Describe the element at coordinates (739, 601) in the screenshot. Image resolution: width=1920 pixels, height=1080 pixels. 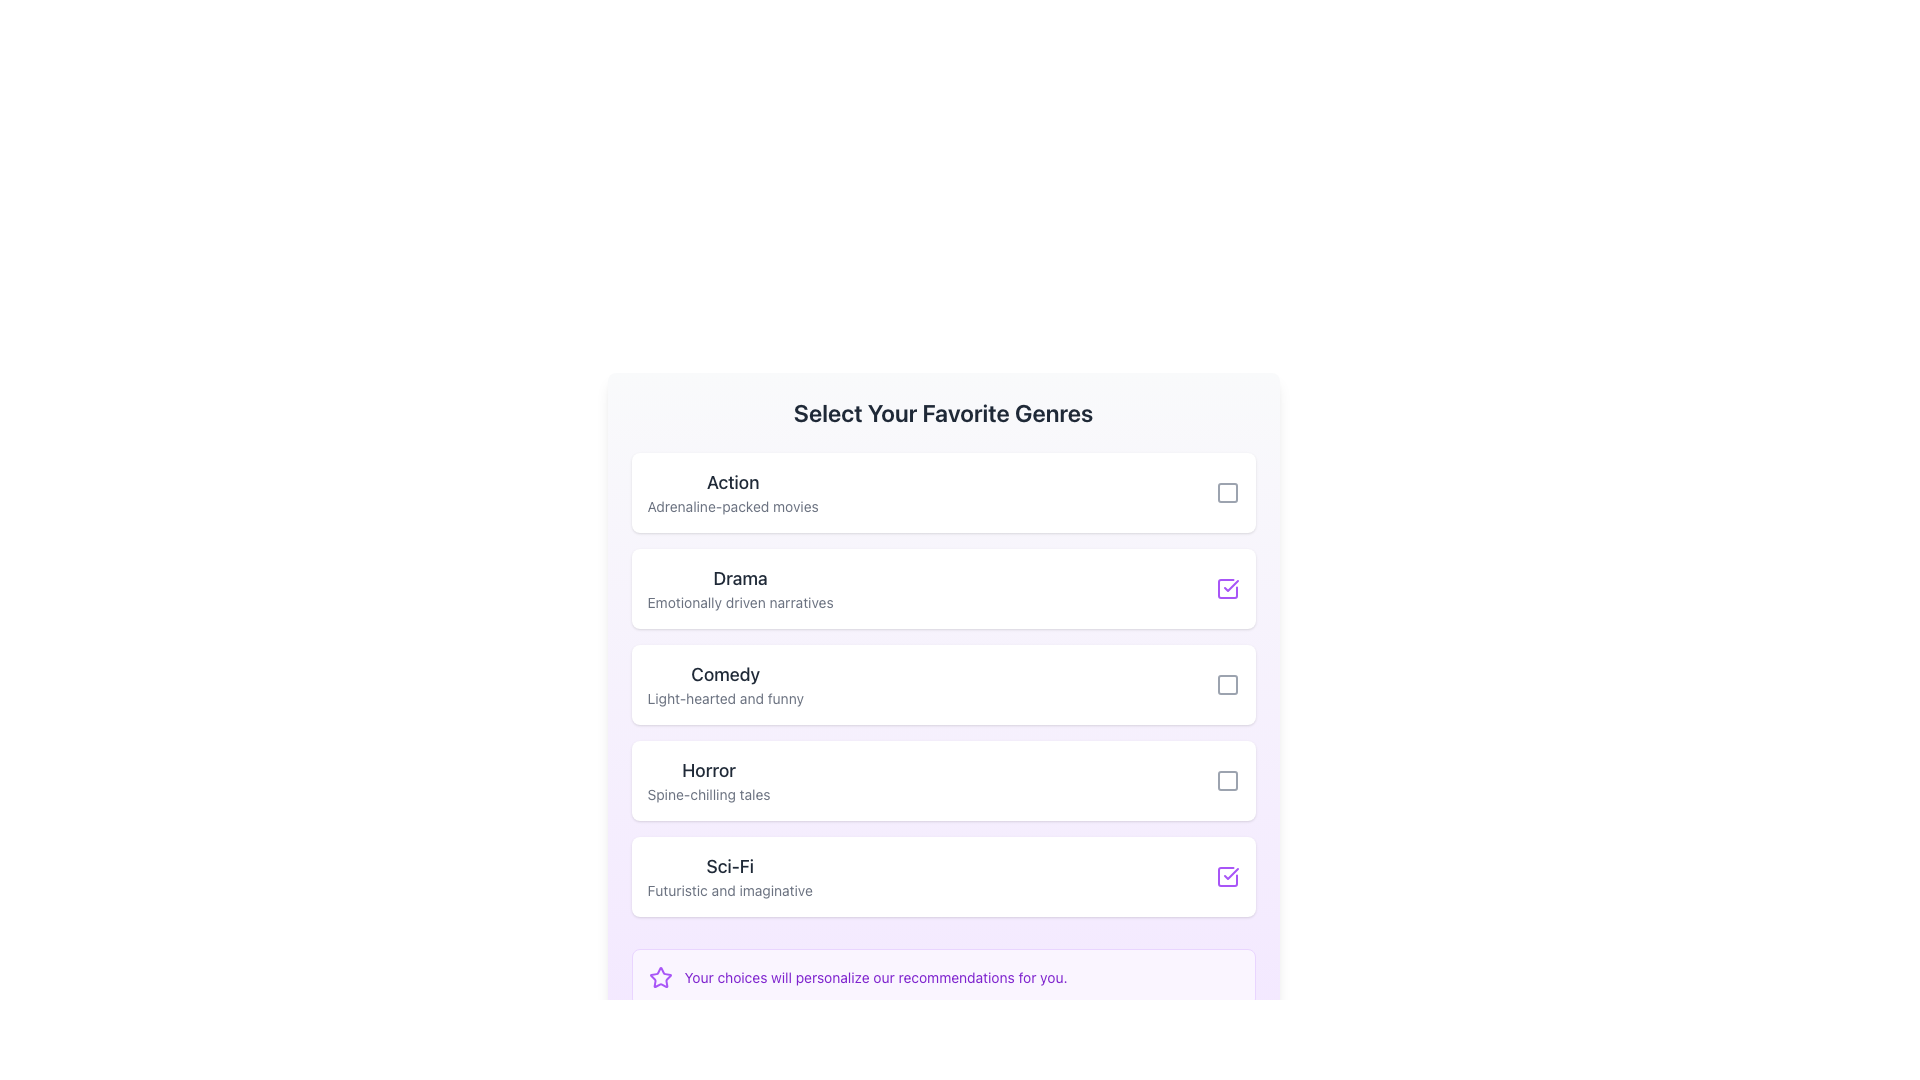
I see `text from the Text Label element that displays 'Emotionally driven narratives', located under the heading 'Drama'` at that location.